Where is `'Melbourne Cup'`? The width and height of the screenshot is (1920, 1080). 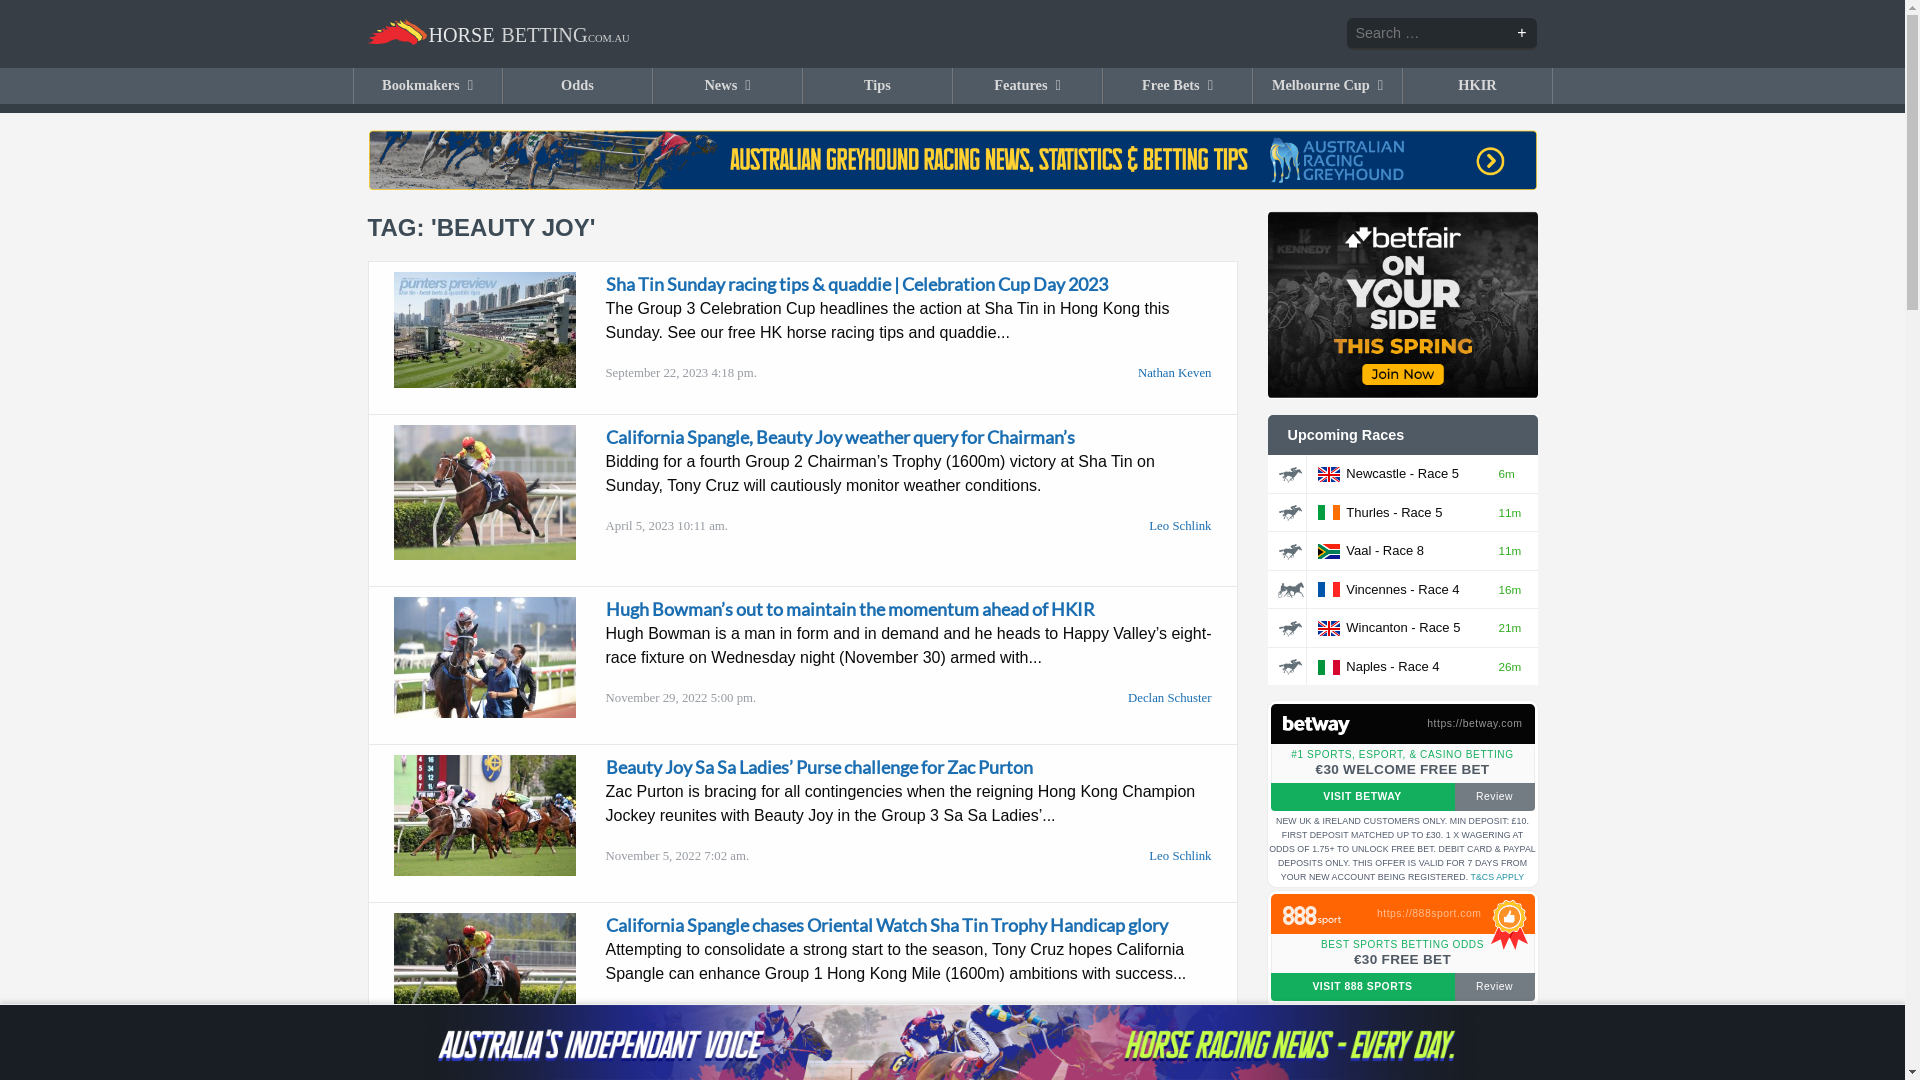 'Melbourne Cup' is located at coordinates (1252, 84).